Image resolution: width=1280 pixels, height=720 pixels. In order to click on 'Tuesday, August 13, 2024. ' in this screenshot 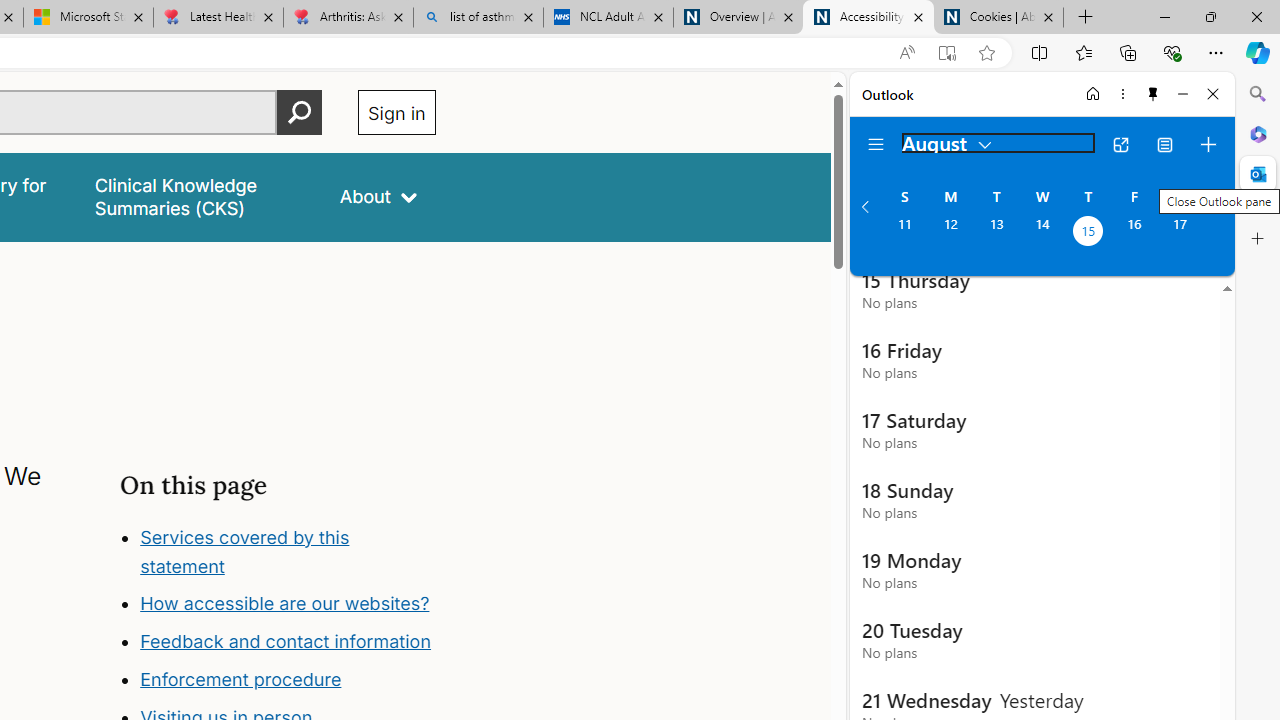, I will do `click(996, 232)`.